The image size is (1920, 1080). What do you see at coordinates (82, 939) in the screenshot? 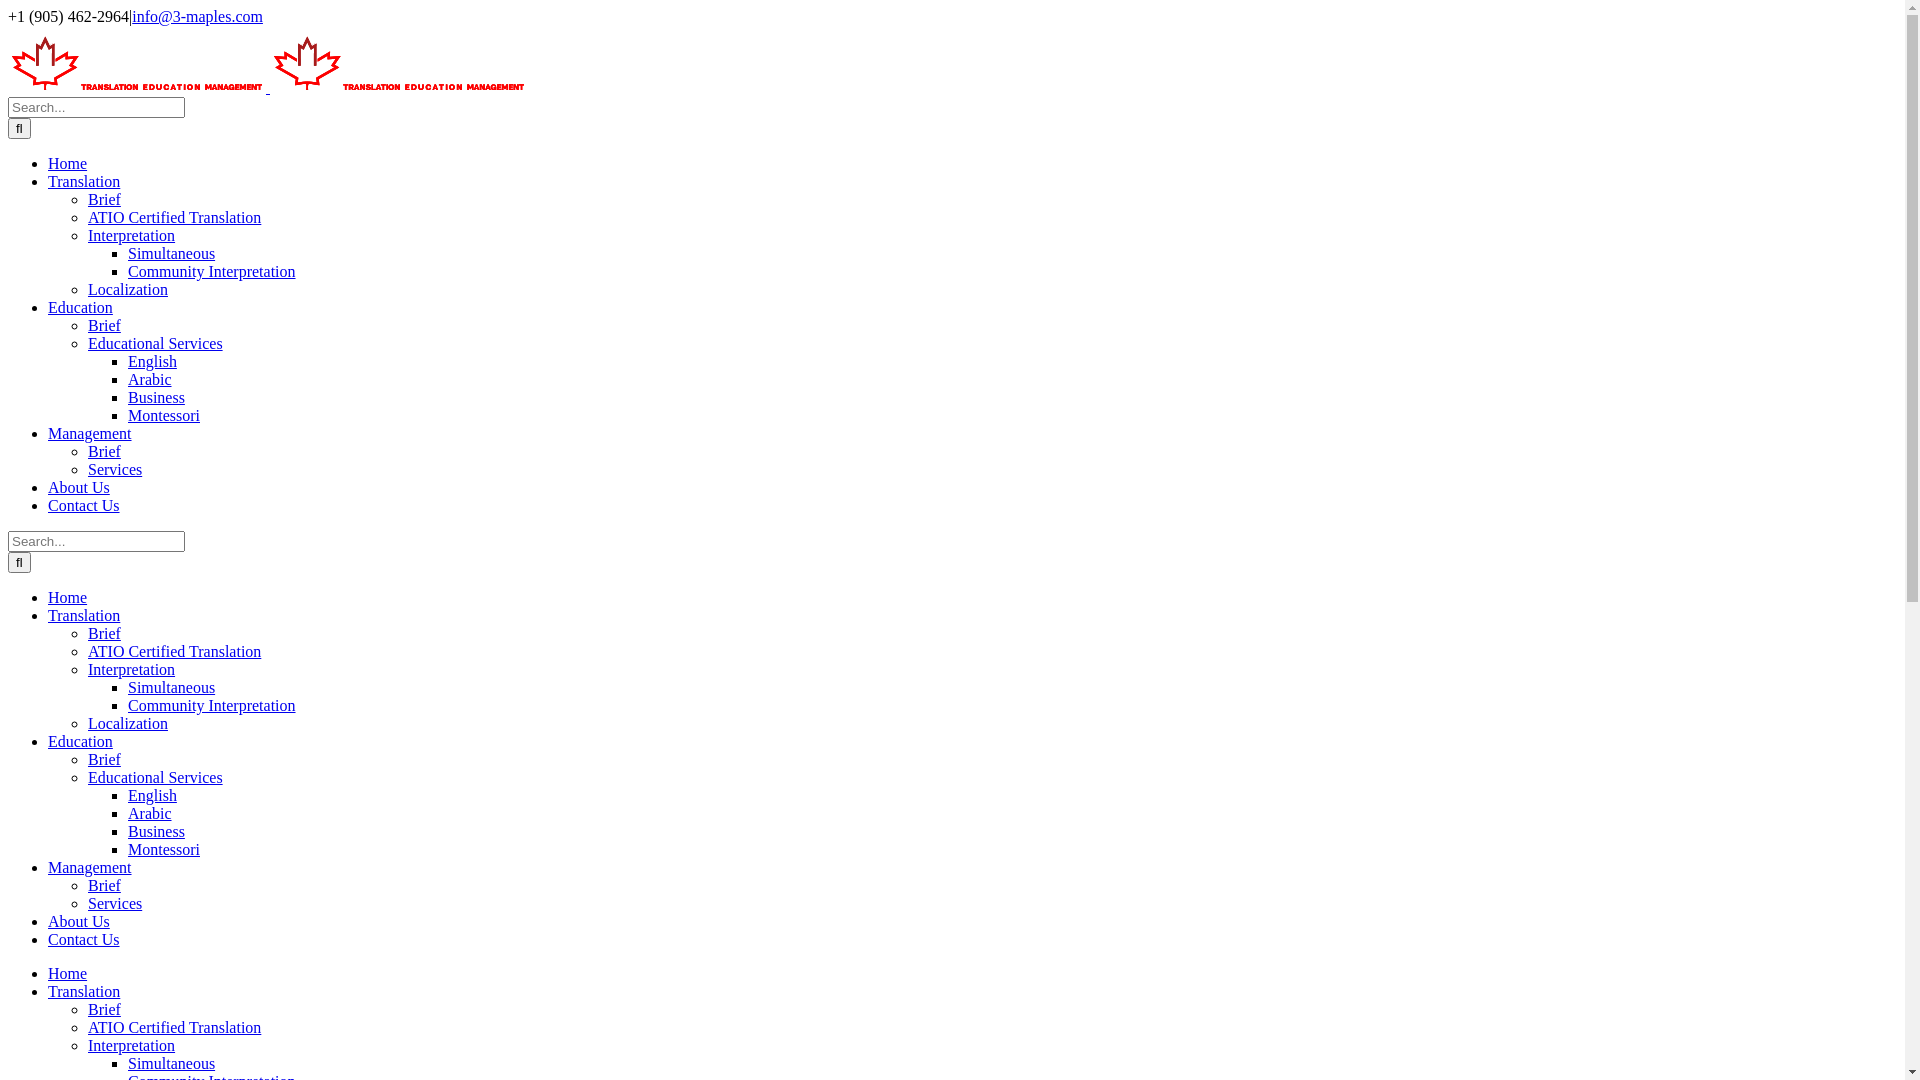
I see `'Contact Us'` at bounding box center [82, 939].